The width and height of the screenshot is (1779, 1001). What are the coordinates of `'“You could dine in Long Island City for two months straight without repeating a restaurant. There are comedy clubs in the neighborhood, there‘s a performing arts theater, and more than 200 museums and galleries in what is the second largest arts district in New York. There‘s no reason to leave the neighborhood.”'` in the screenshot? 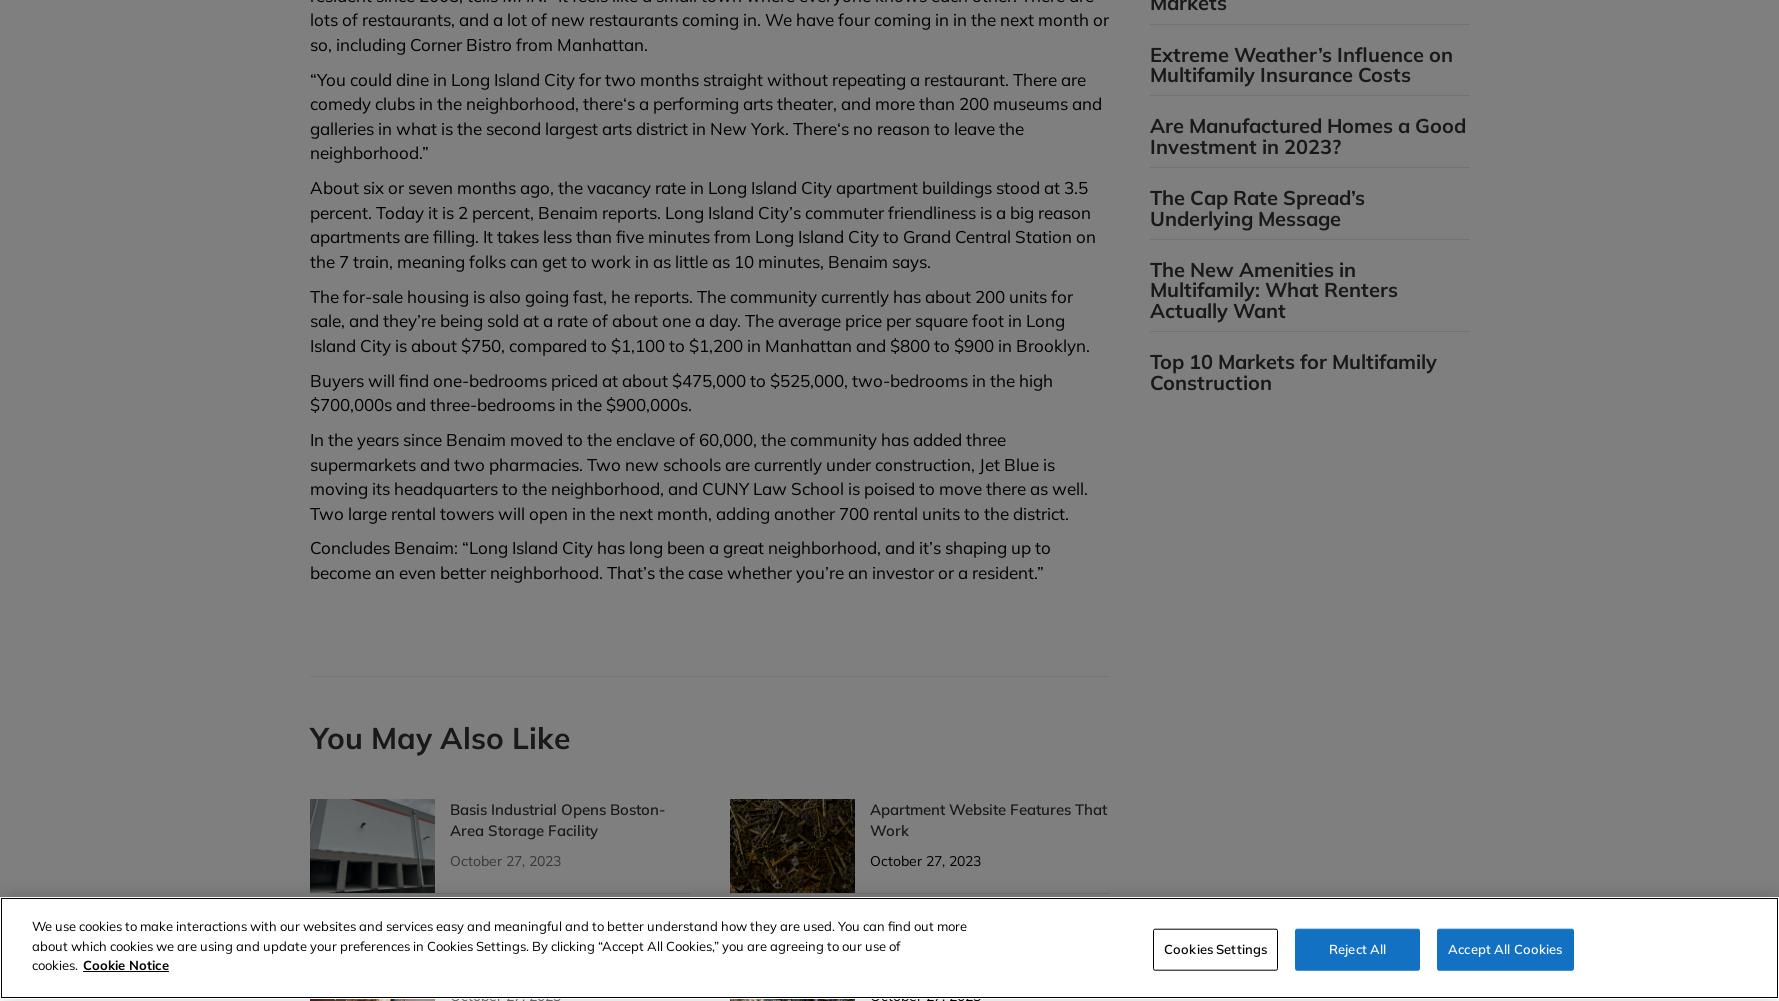 It's located at (309, 114).